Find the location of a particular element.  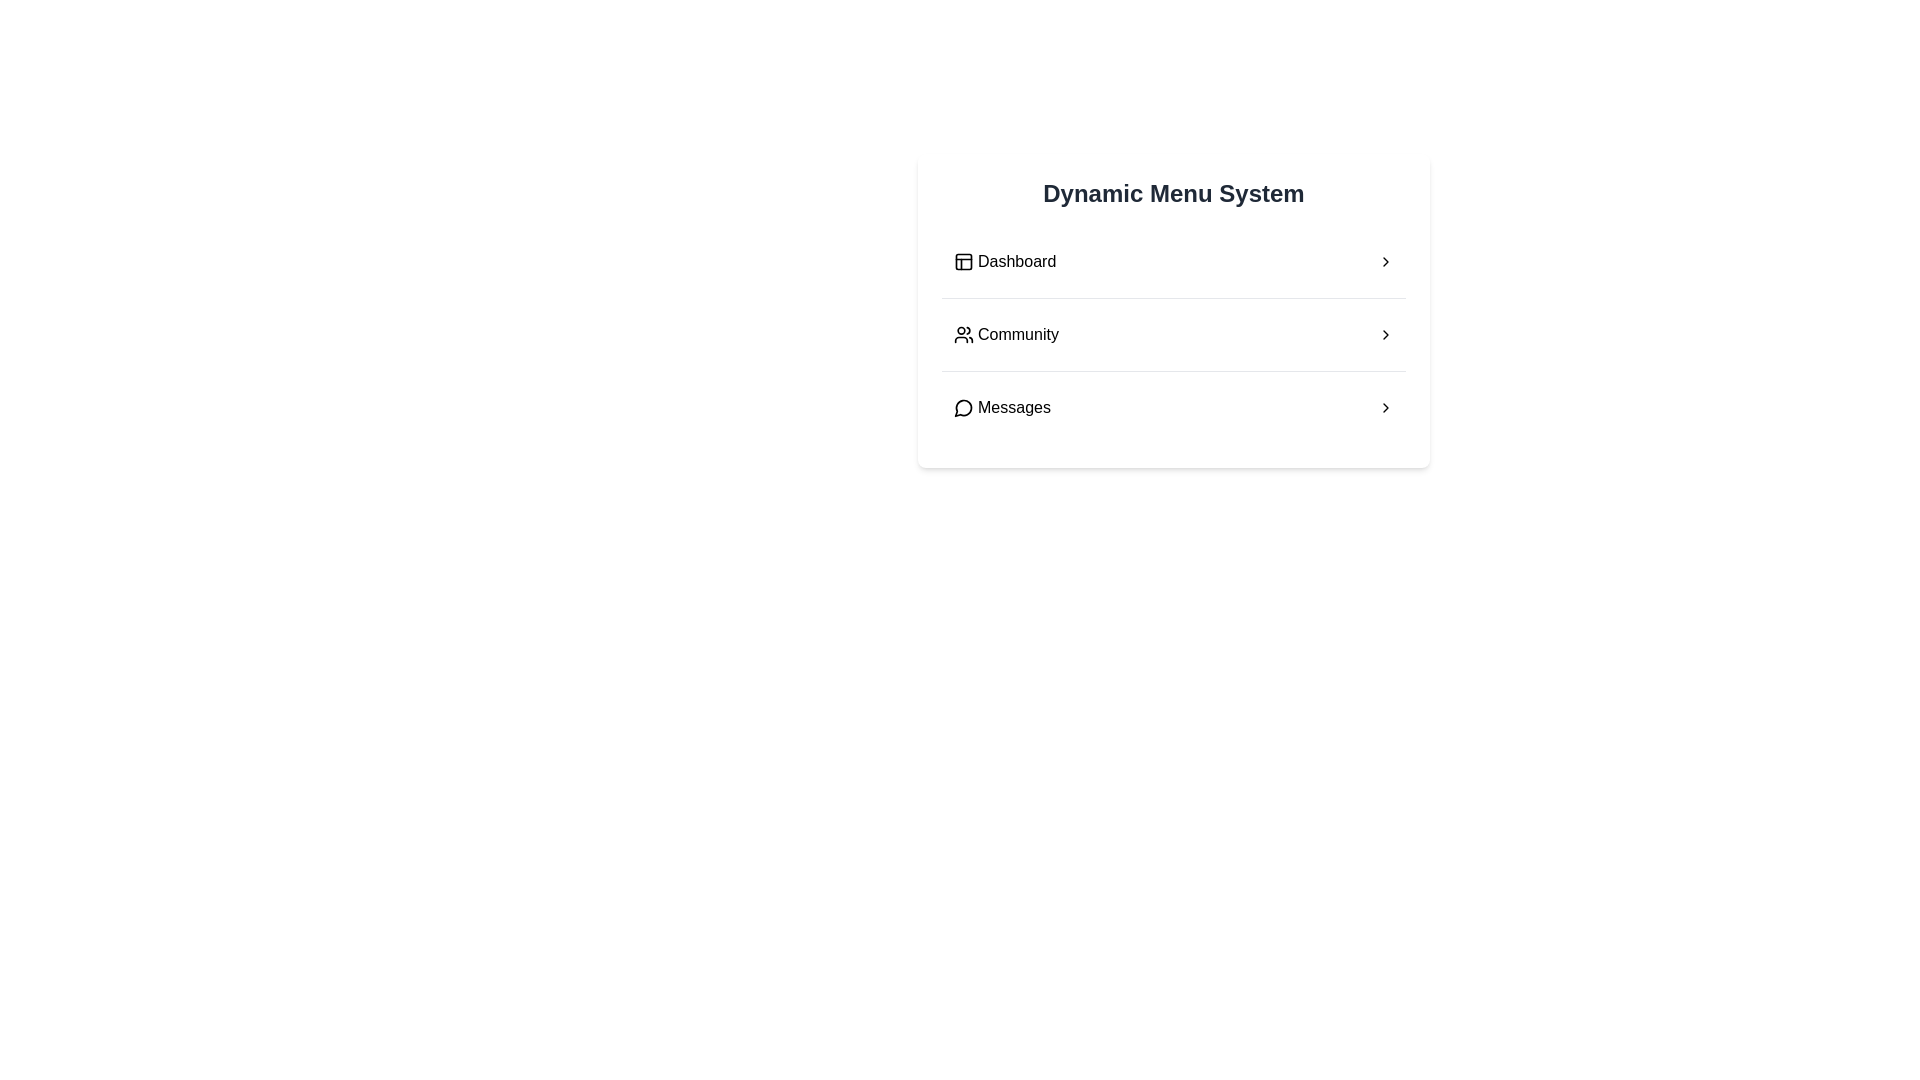

the third button in the 'Dynamic Menu System' that navigates to the messages section is located at coordinates (1174, 407).